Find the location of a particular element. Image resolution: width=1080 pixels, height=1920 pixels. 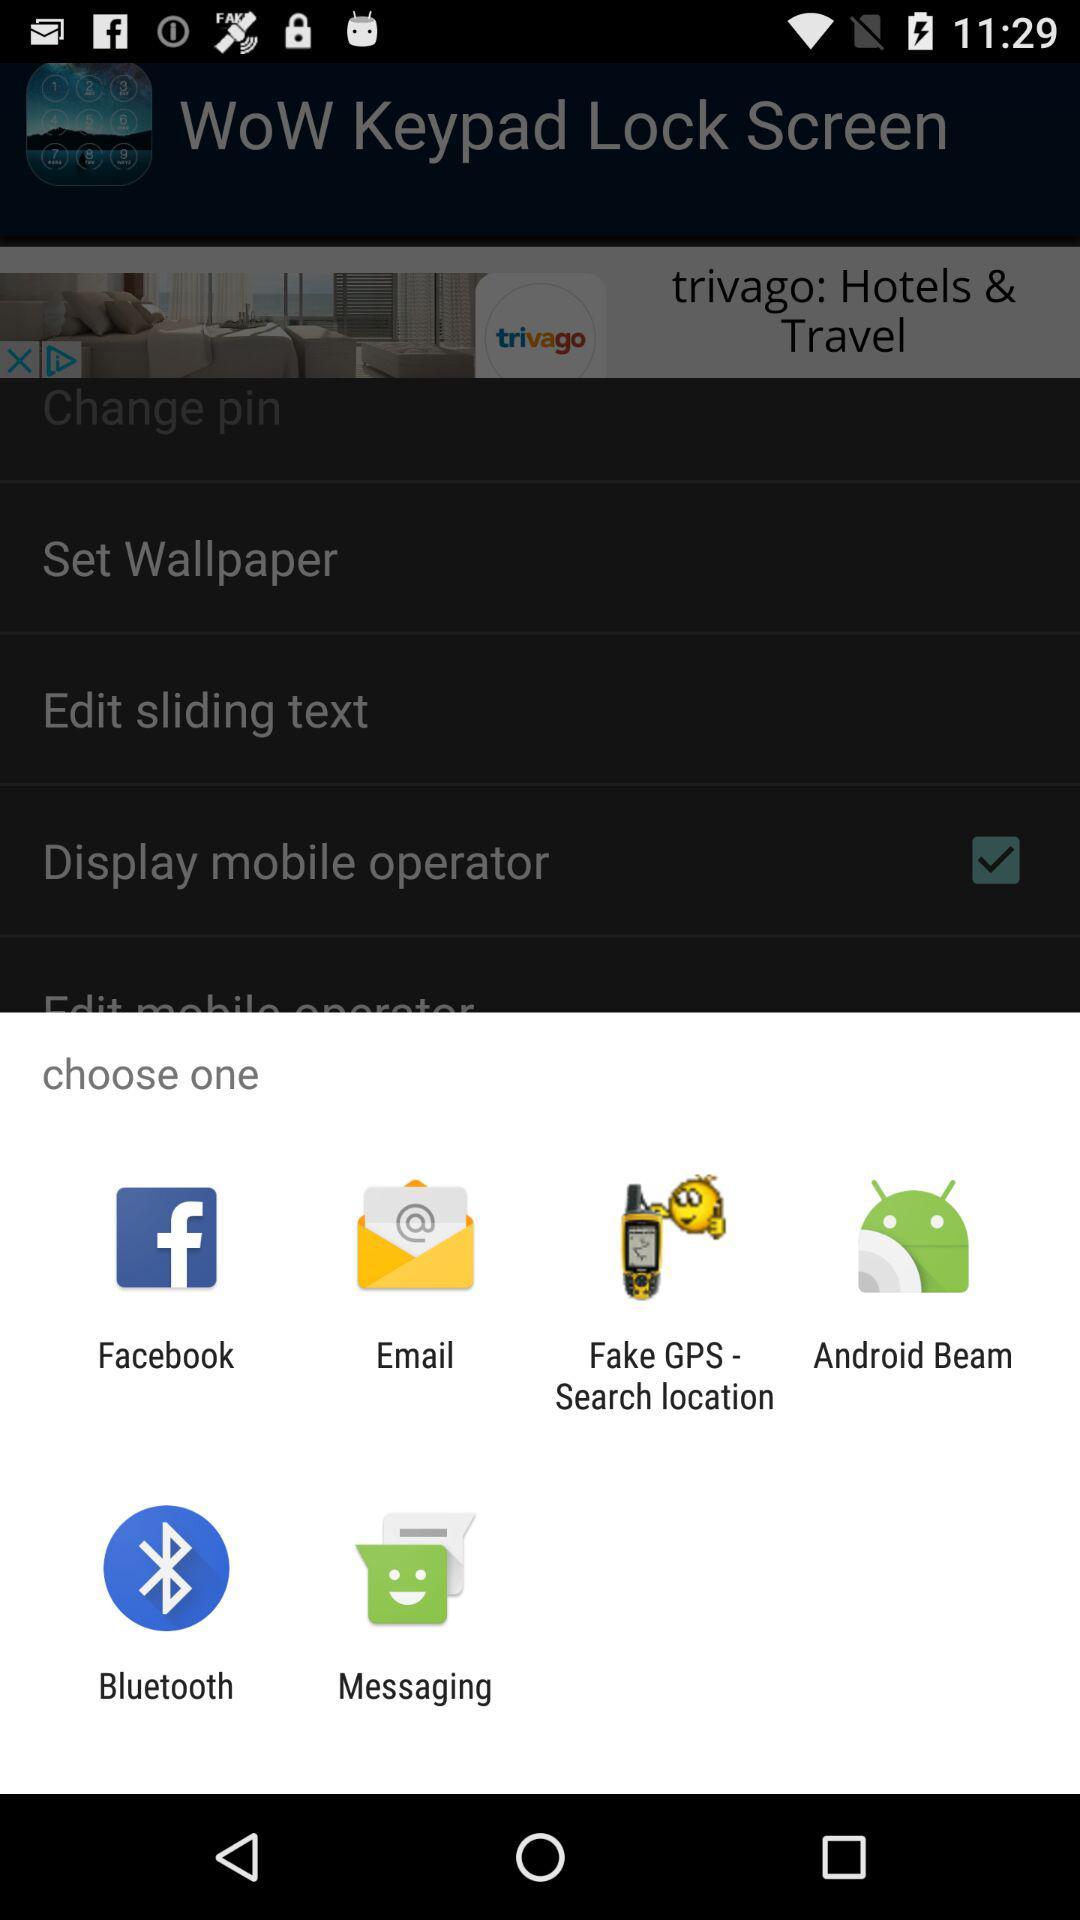

the icon to the right of the facebook is located at coordinates (414, 1374).